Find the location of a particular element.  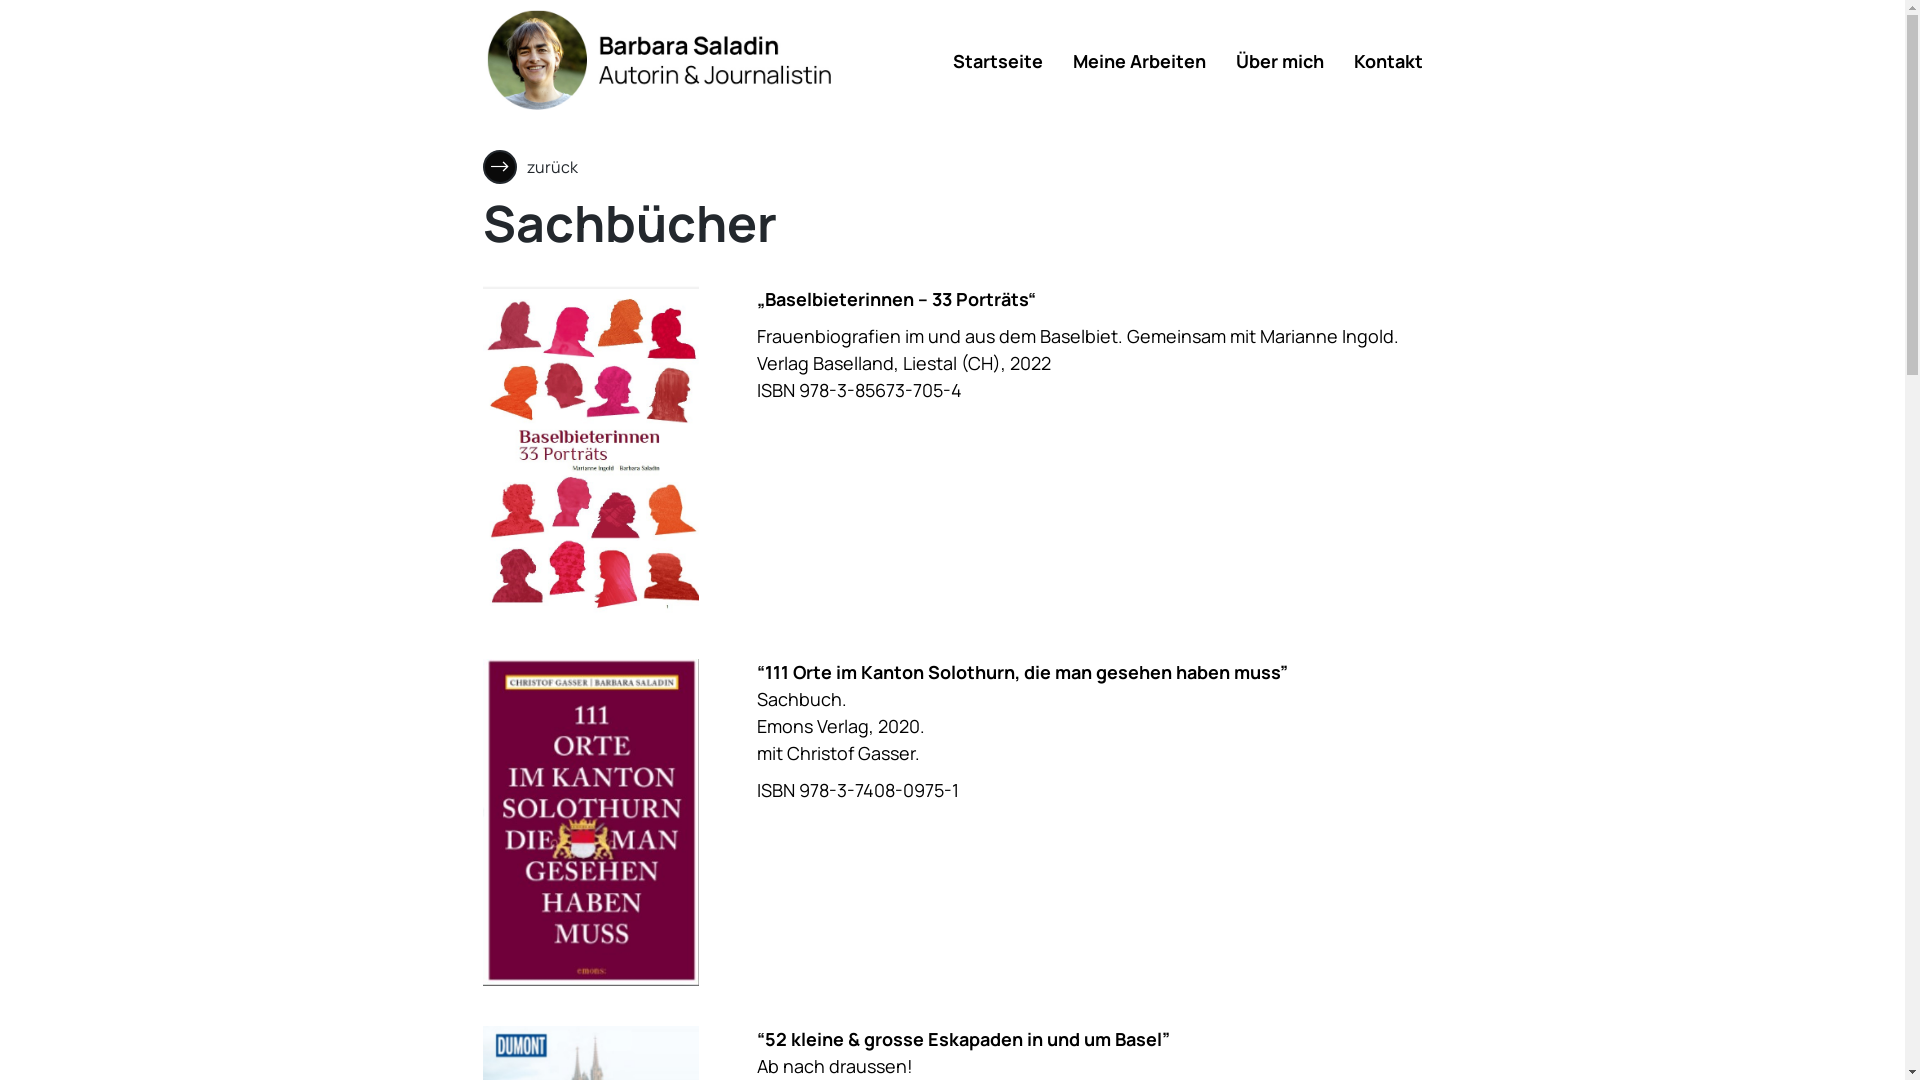

'Startseite' is located at coordinates (997, 60).